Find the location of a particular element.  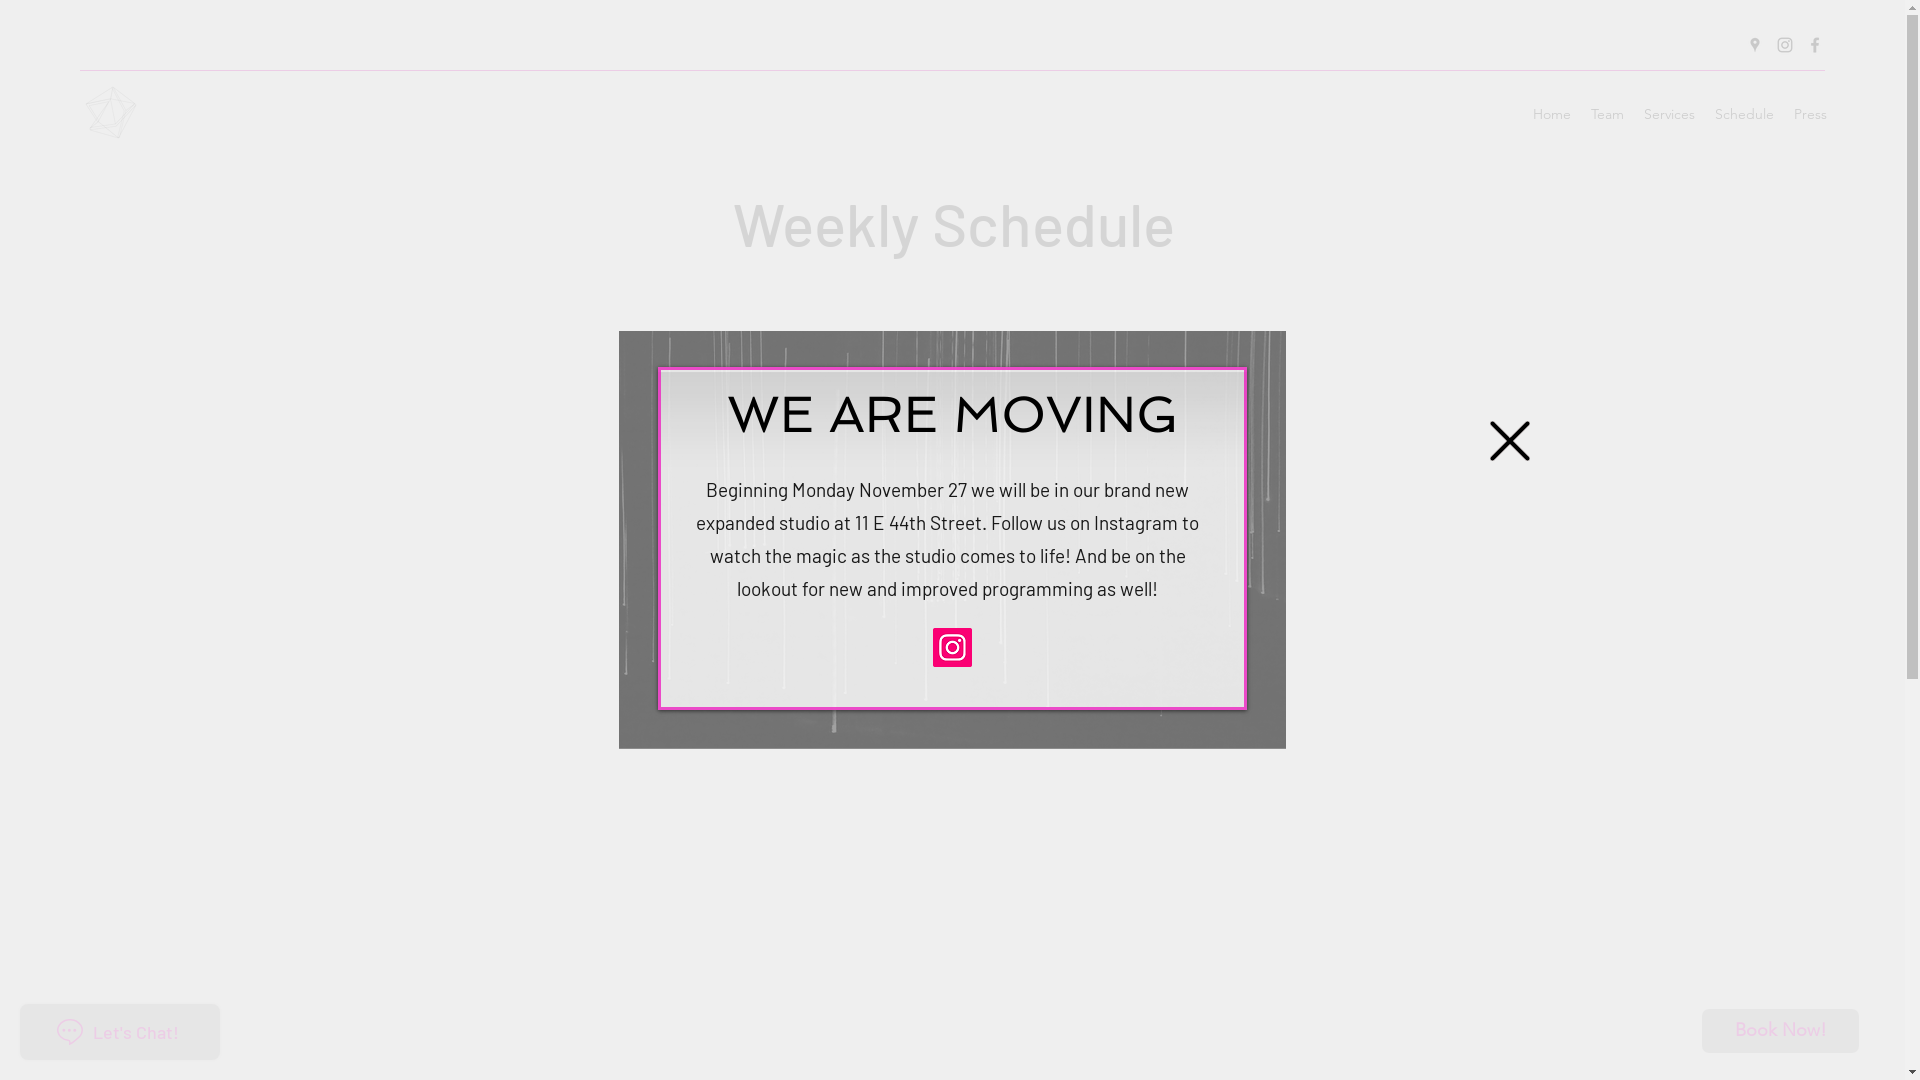

'Schedule' is located at coordinates (1743, 114).